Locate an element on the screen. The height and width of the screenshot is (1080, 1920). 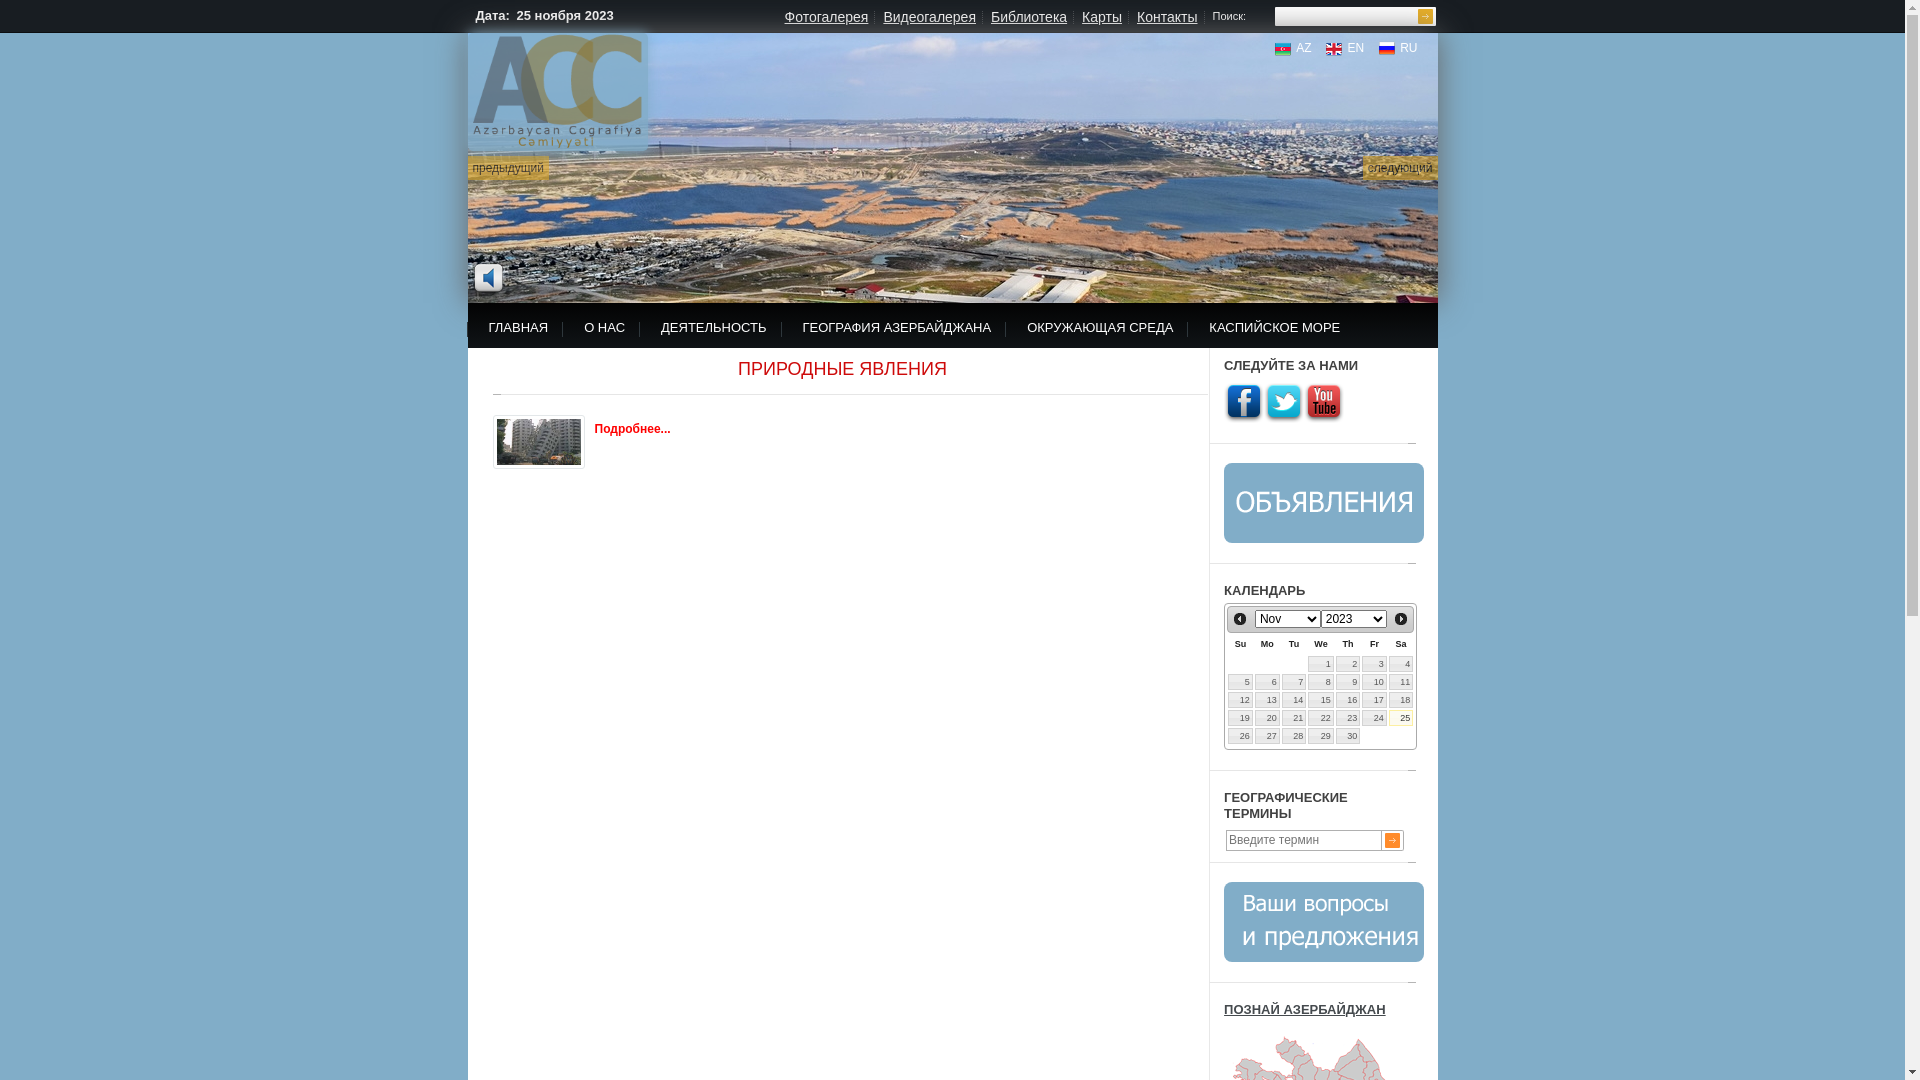
'11' is located at coordinates (1400, 681).